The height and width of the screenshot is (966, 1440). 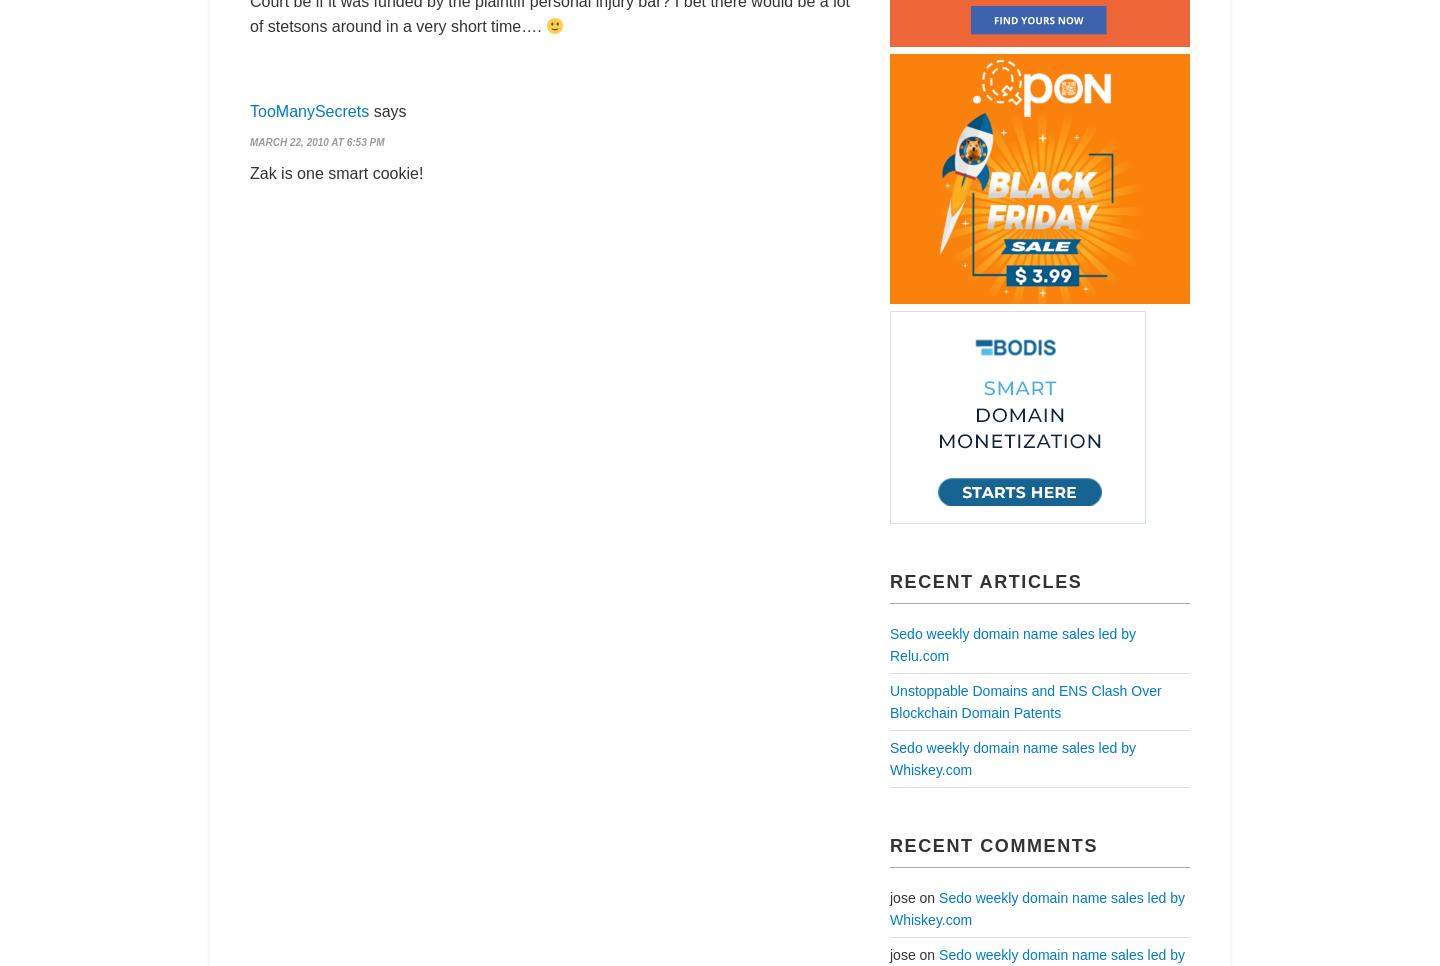 What do you see at coordinates (993, 843) in the screenshot?
I see `'Recent Comments'` at bounding box center [993, 843].